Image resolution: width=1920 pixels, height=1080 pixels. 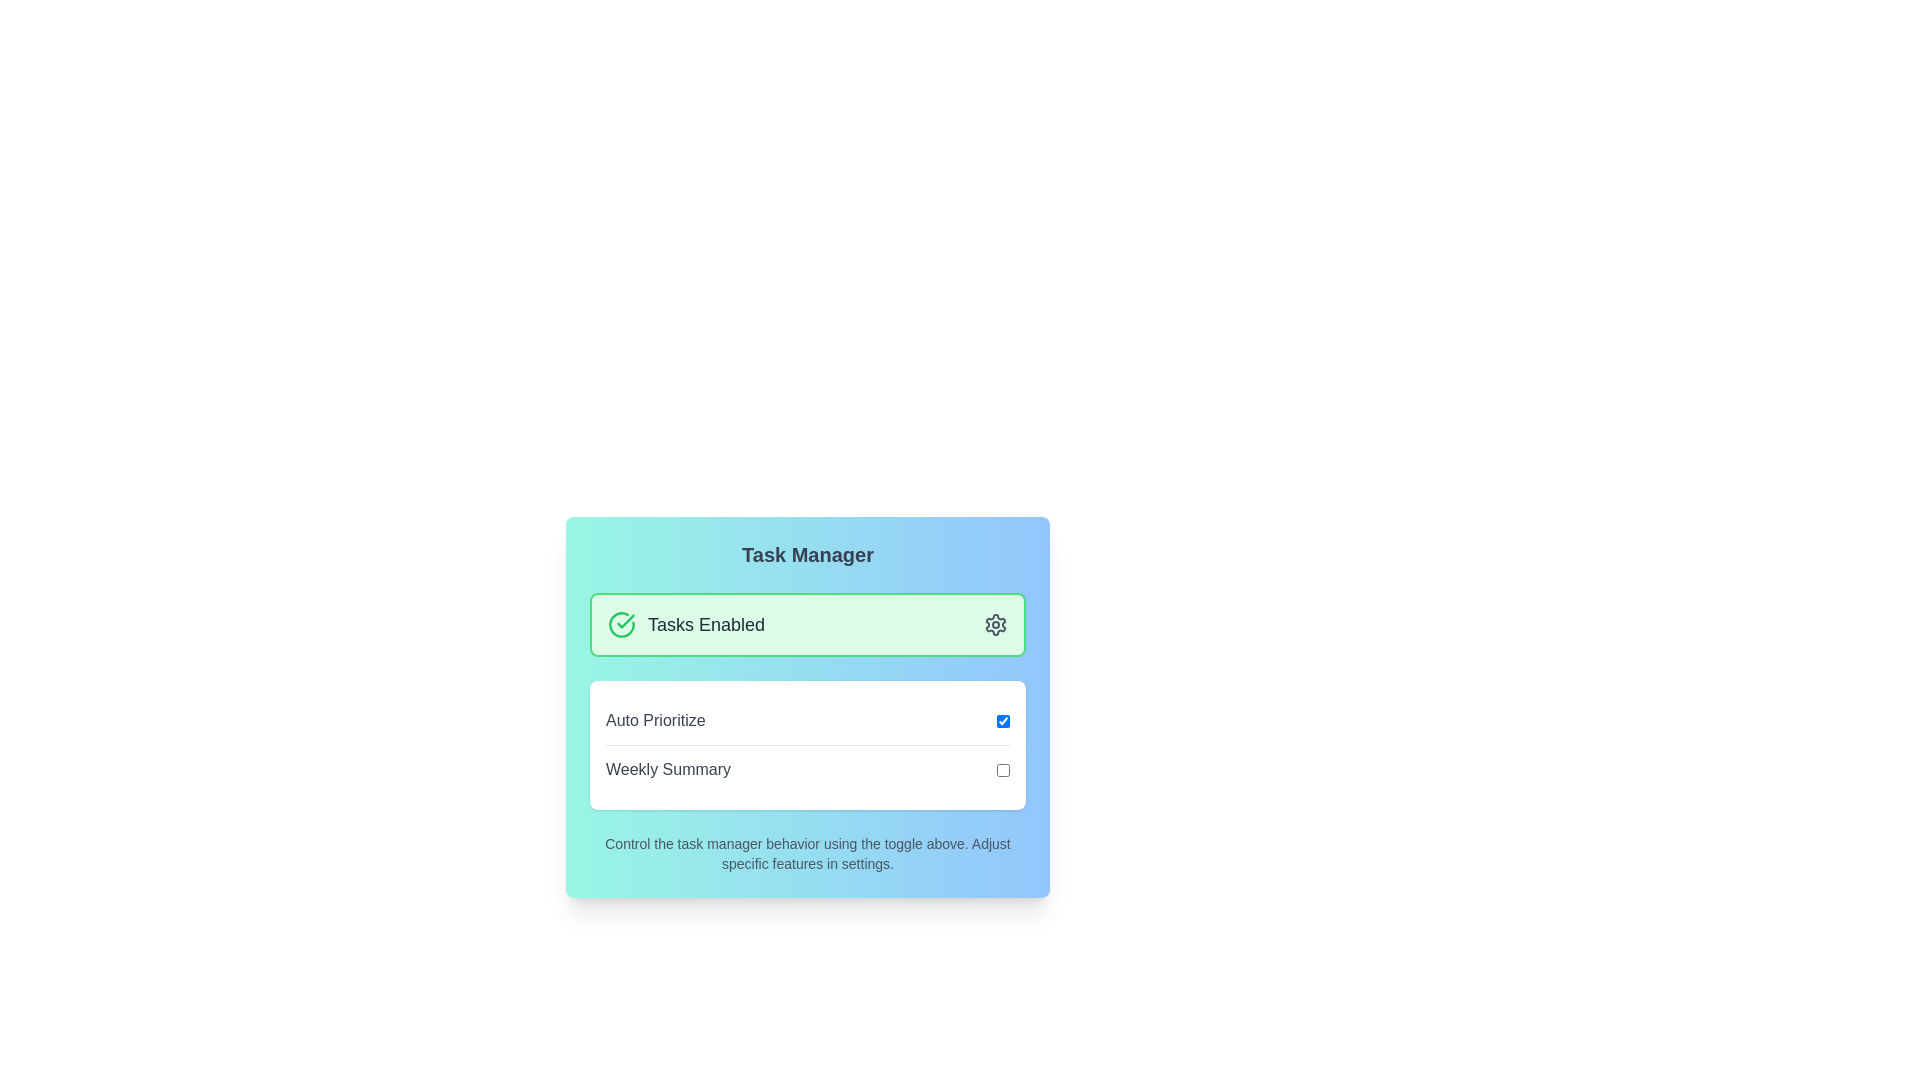 What do you see at coordinates (621, 623) in the screenshot?
I see `the green-bordered circular icon resembling a check mark inside a circle, located to the left of the 'Tasks Enabled' text in the Task Manager interface` at bounding box center [621, 623].